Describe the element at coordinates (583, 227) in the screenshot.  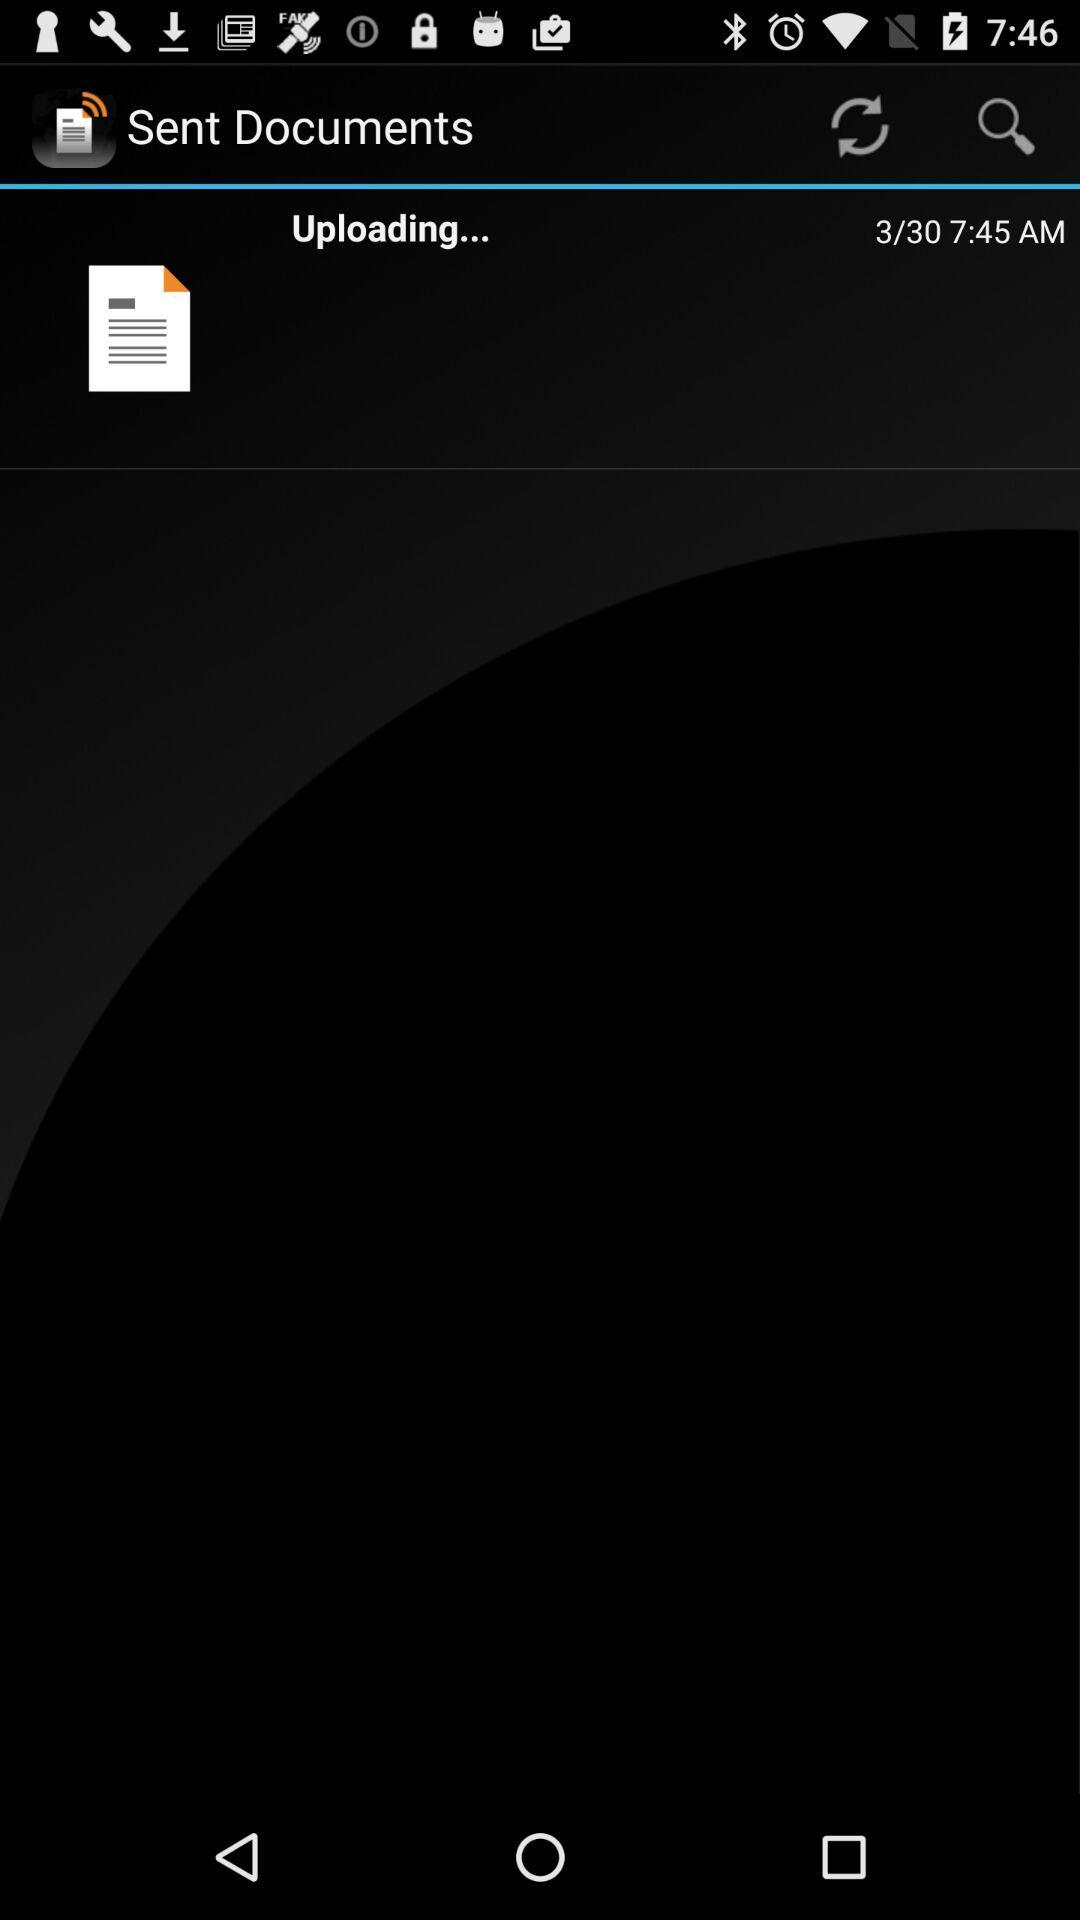
I see `uploading... app` at that location.